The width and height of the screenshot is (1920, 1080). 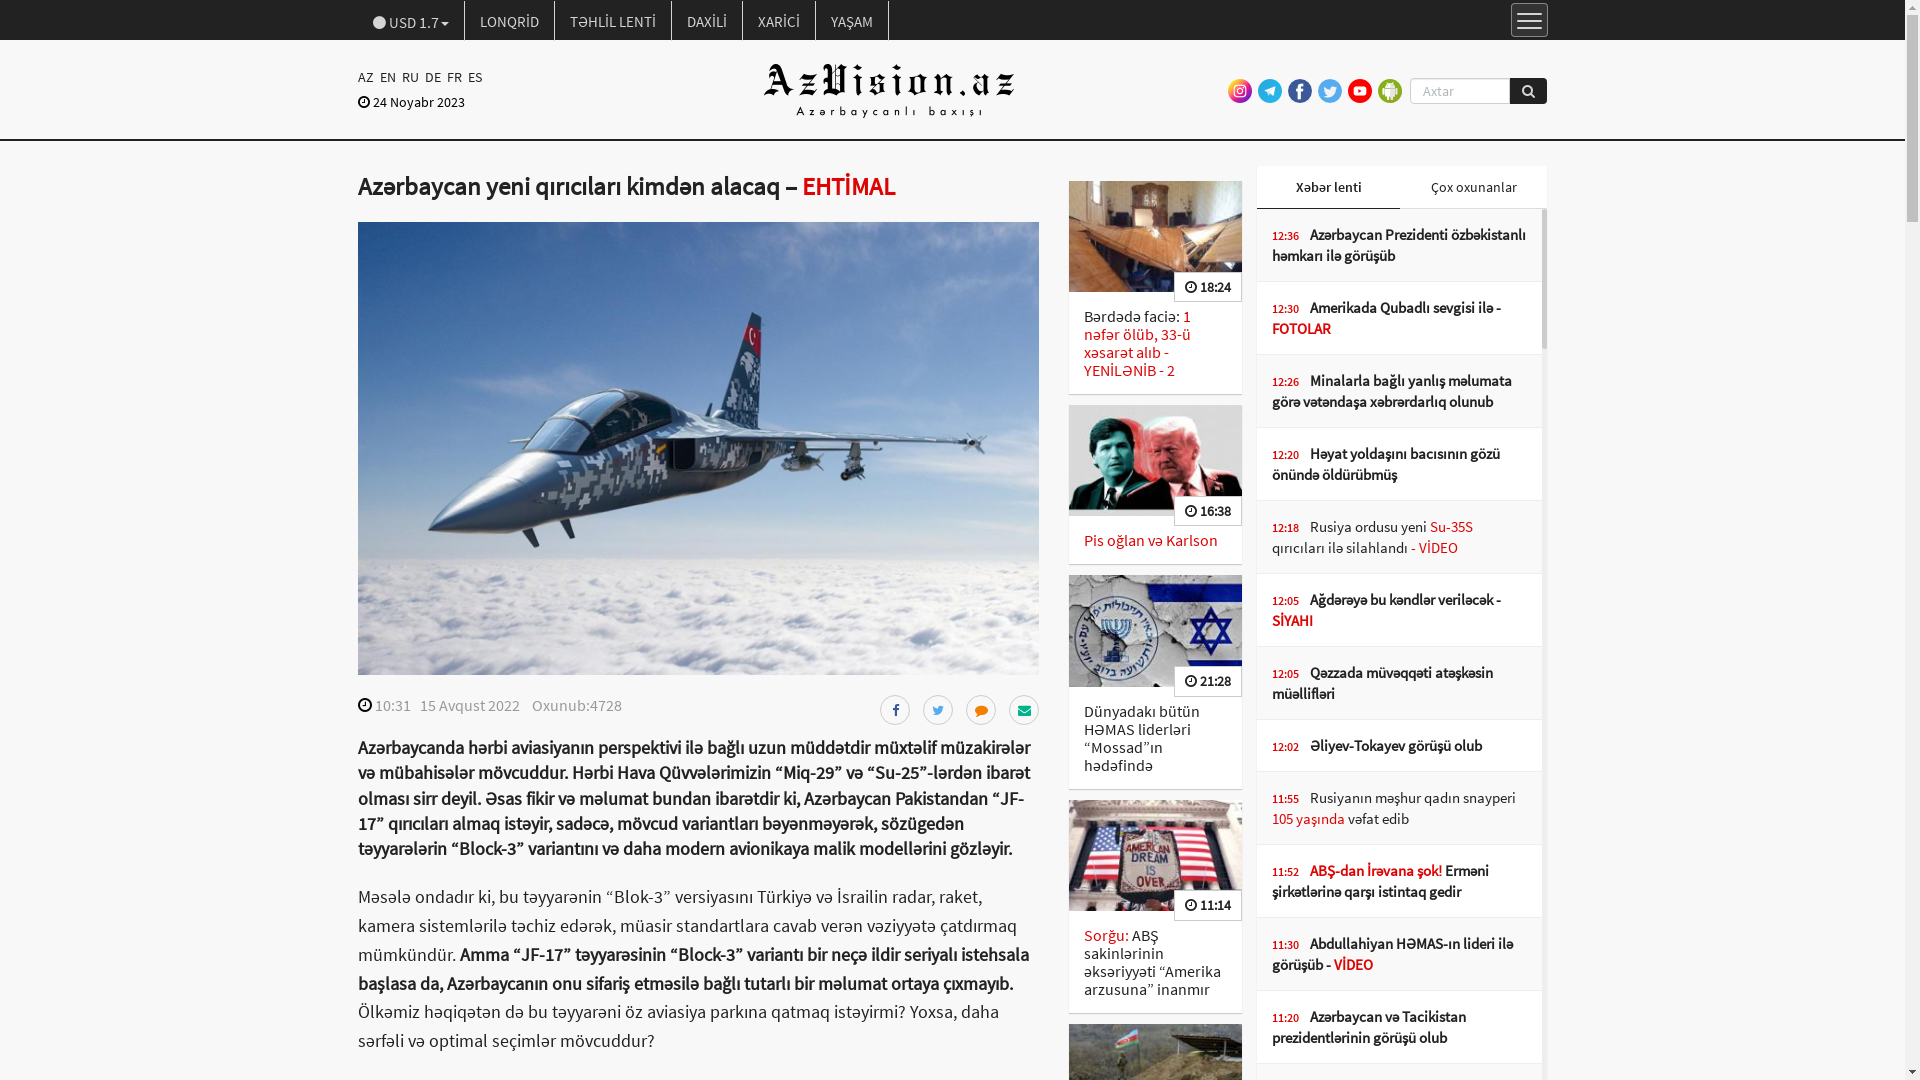 I want to click on 'DE', so click(x=431, y=76).